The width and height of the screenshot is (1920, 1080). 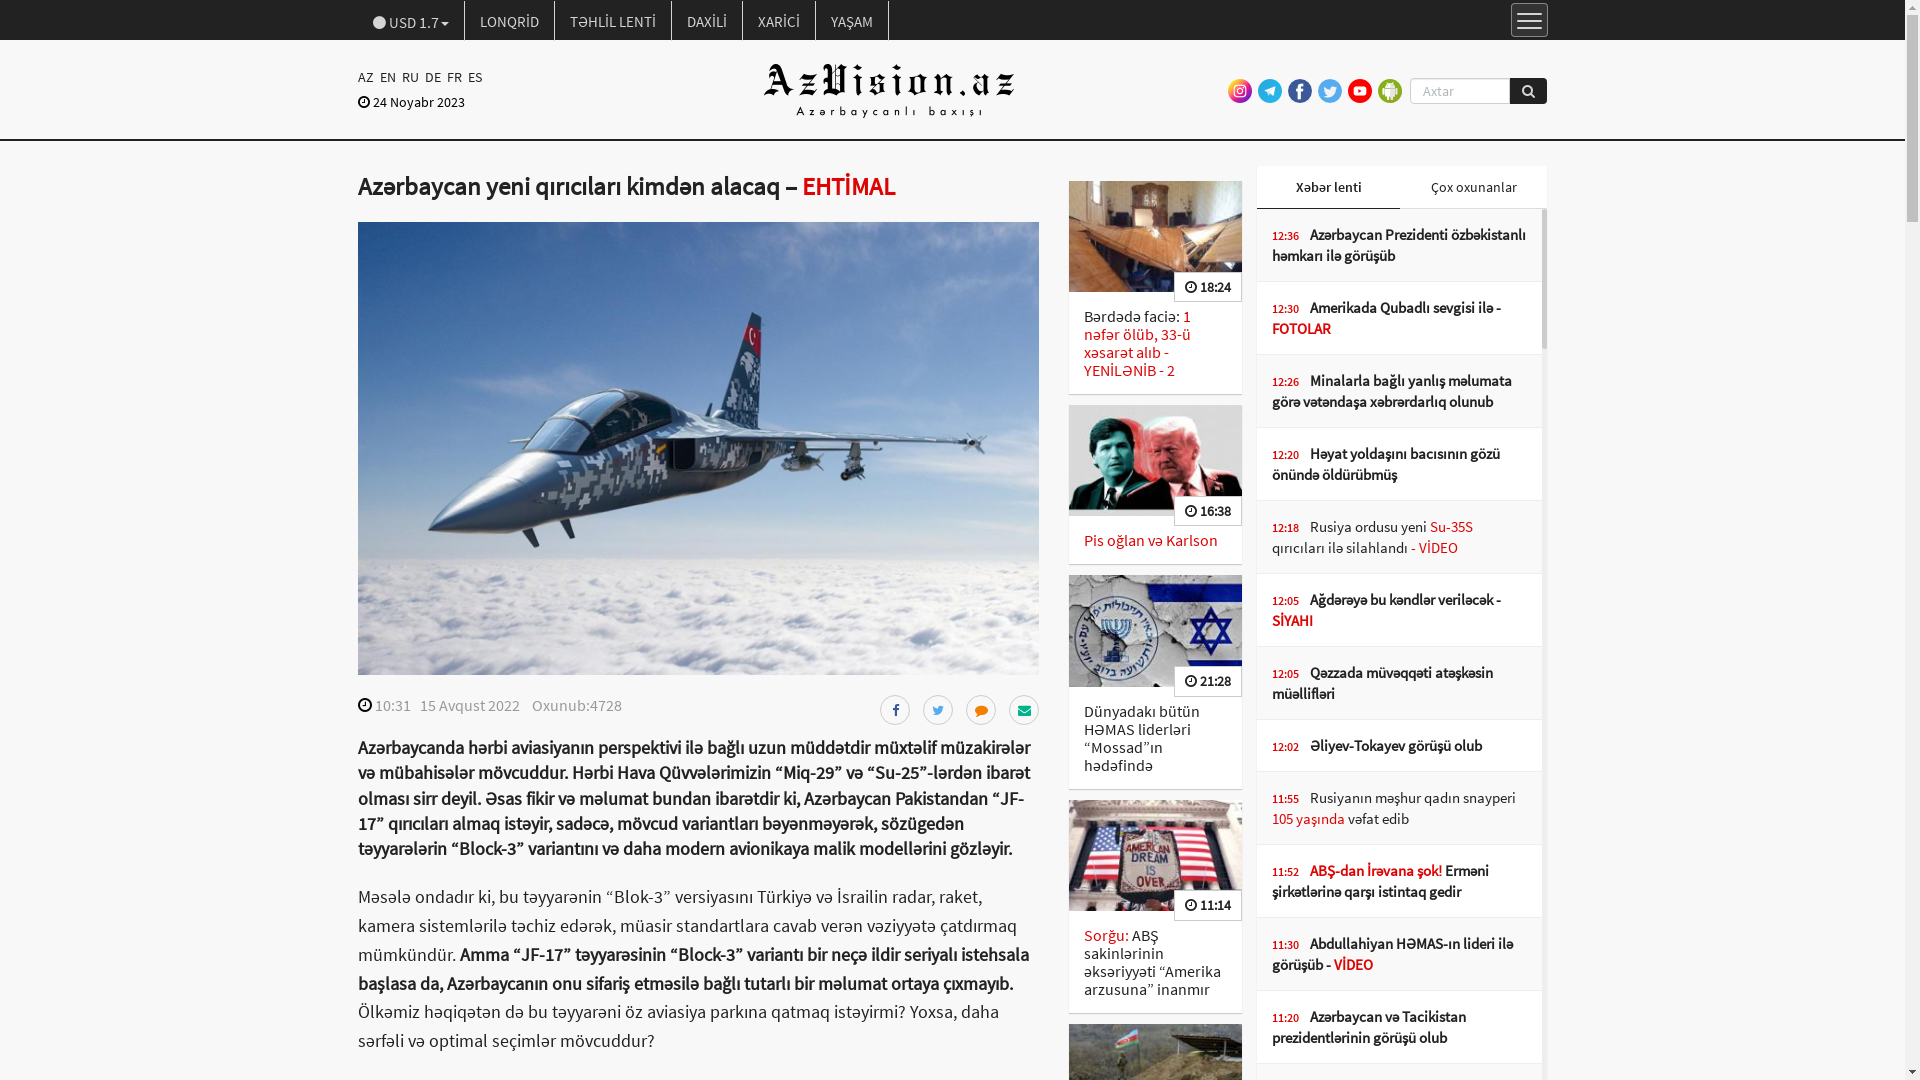 I want to click on 'DE', so click(x=431, y=76).